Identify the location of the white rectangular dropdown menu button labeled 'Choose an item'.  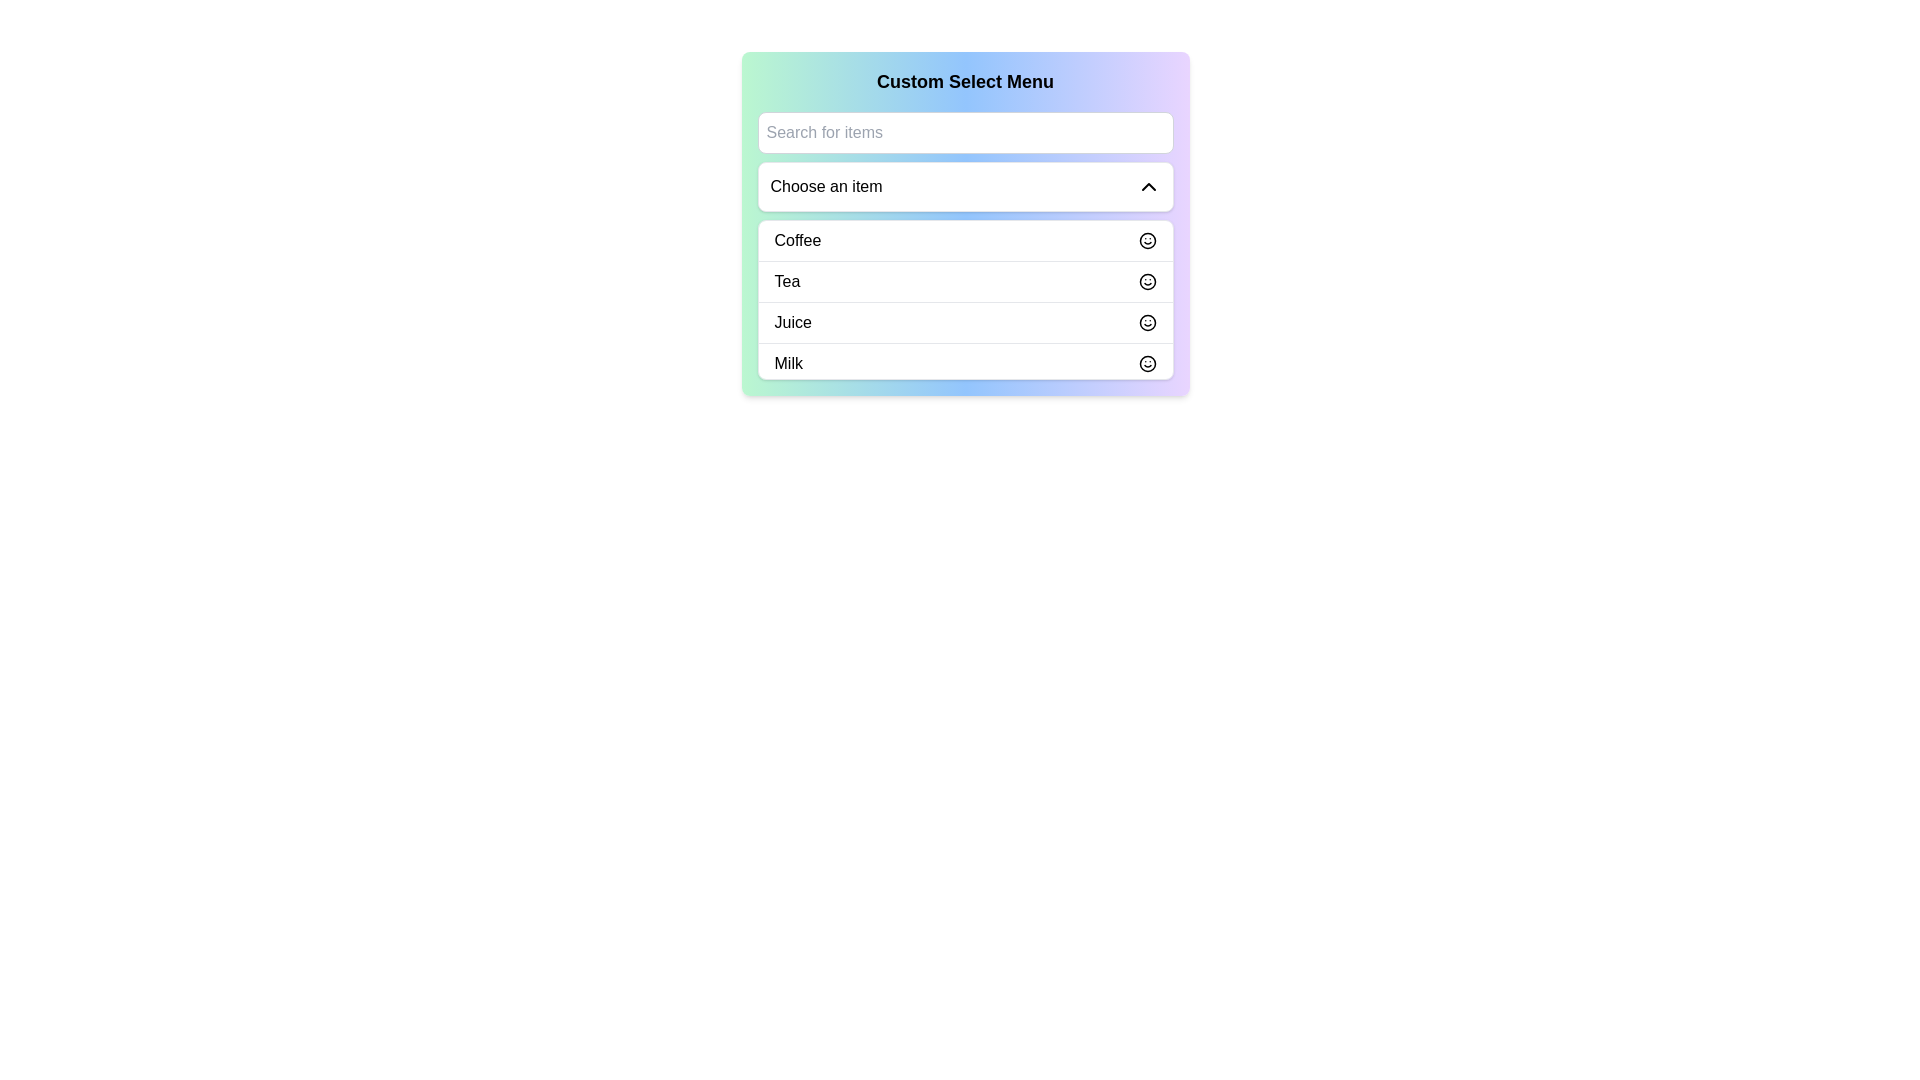
(965, 186).